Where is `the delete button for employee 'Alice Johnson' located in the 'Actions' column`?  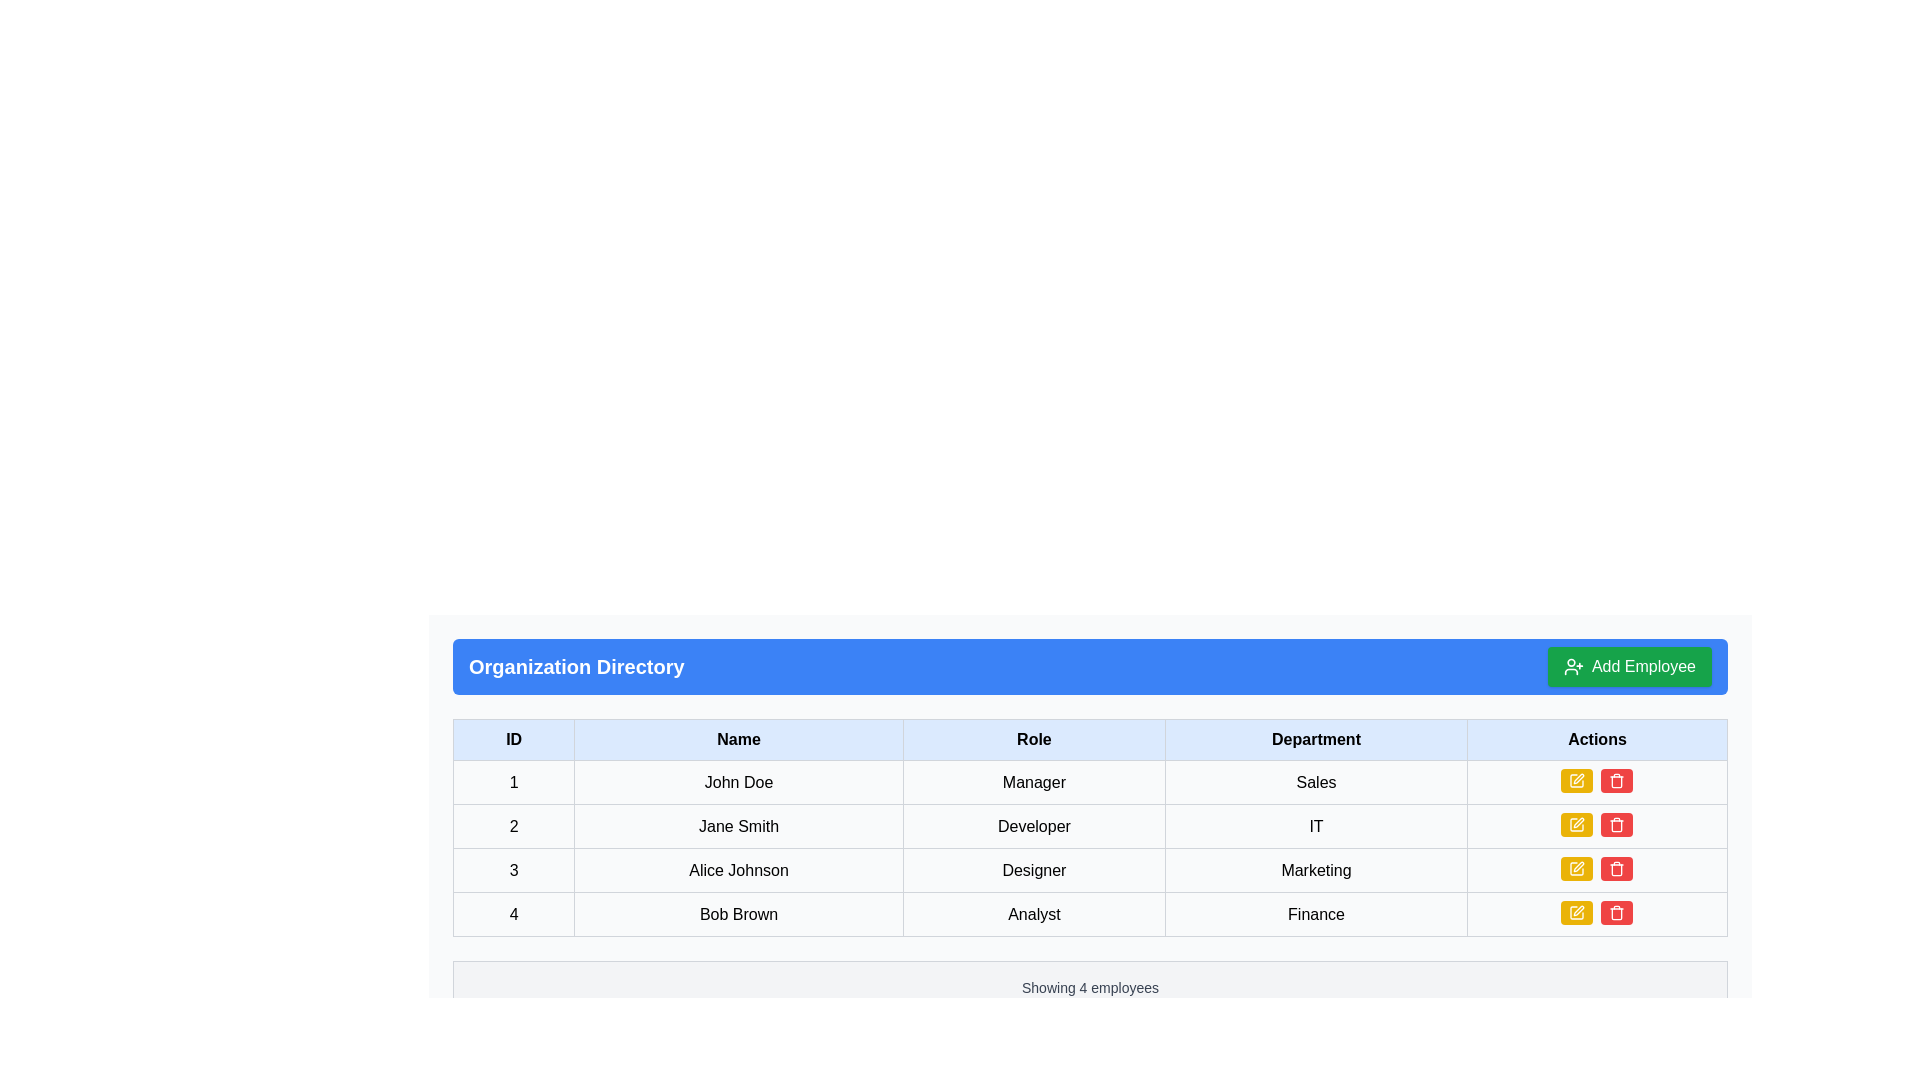
the delete button for employee 'Alice Johnson' located in the 'Actions' column is located at coordinates (1617, 867).